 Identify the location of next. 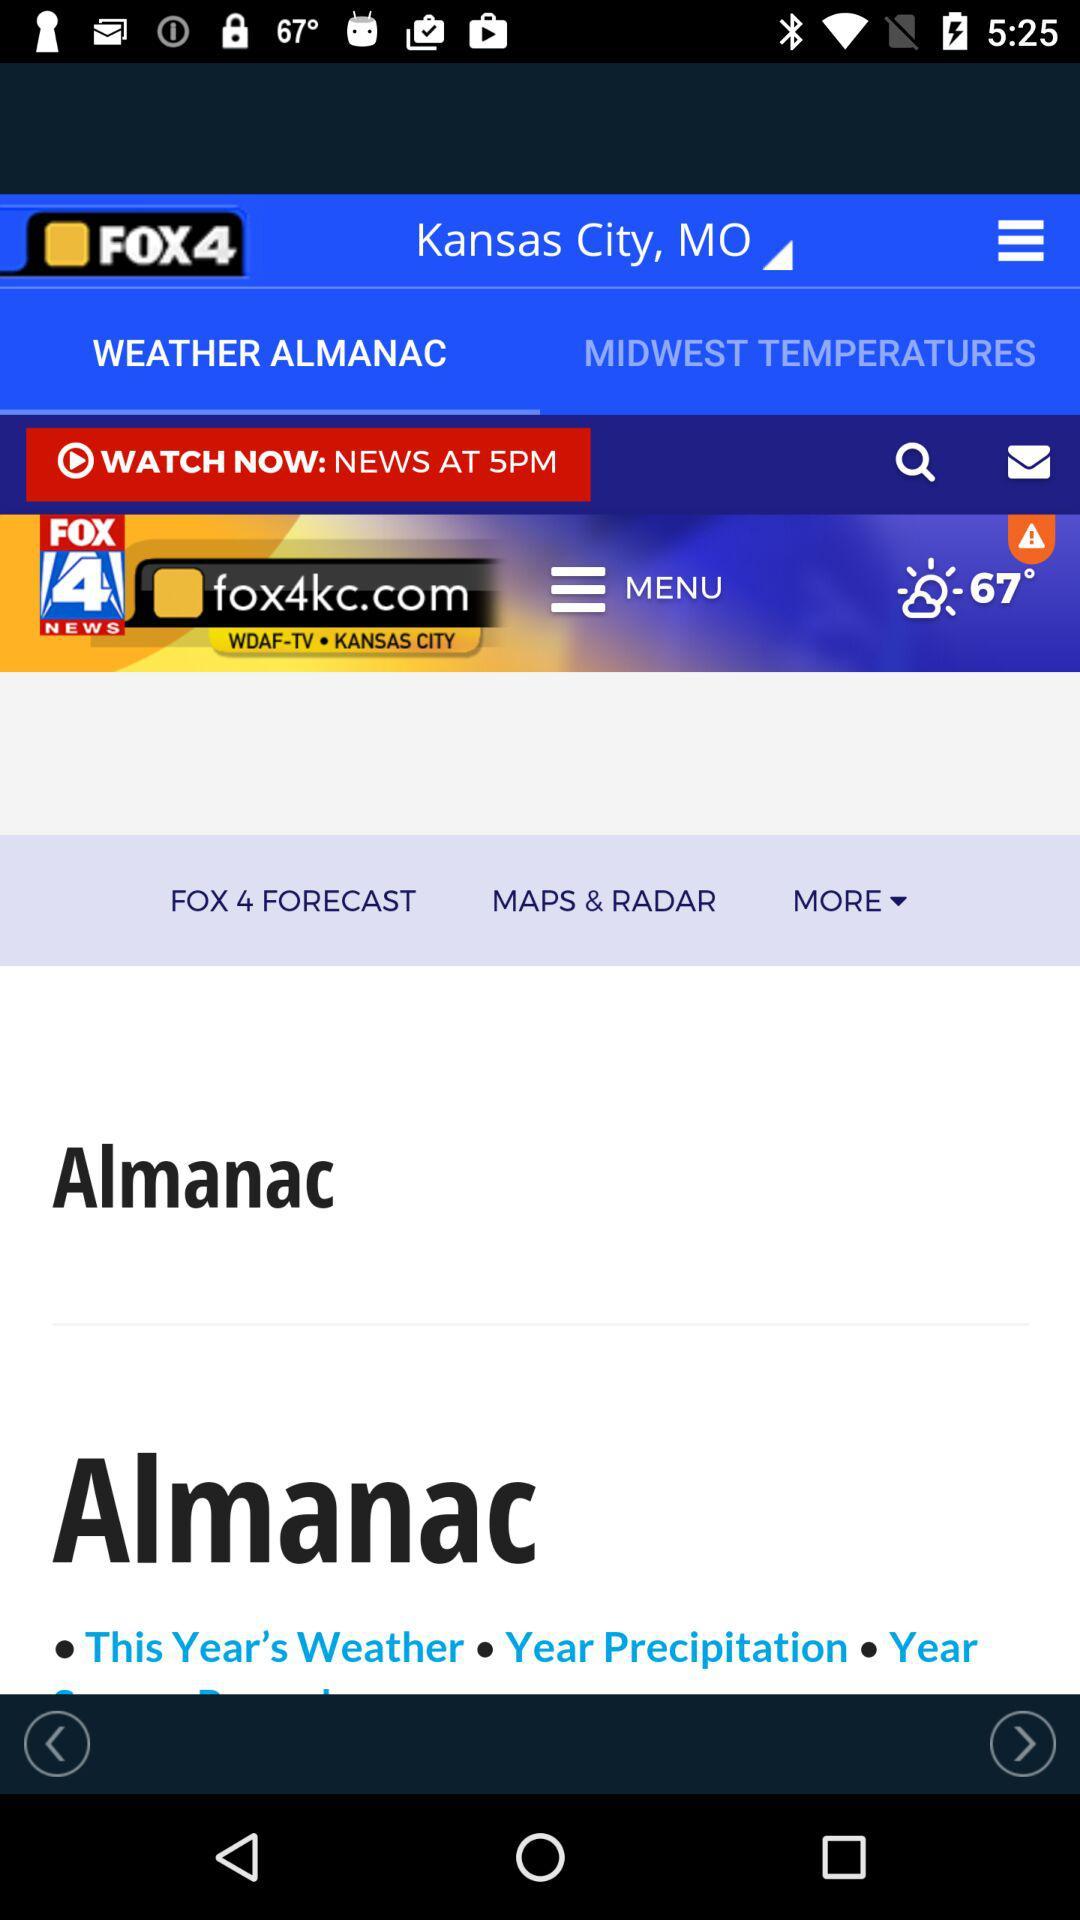
(1022, 1742).